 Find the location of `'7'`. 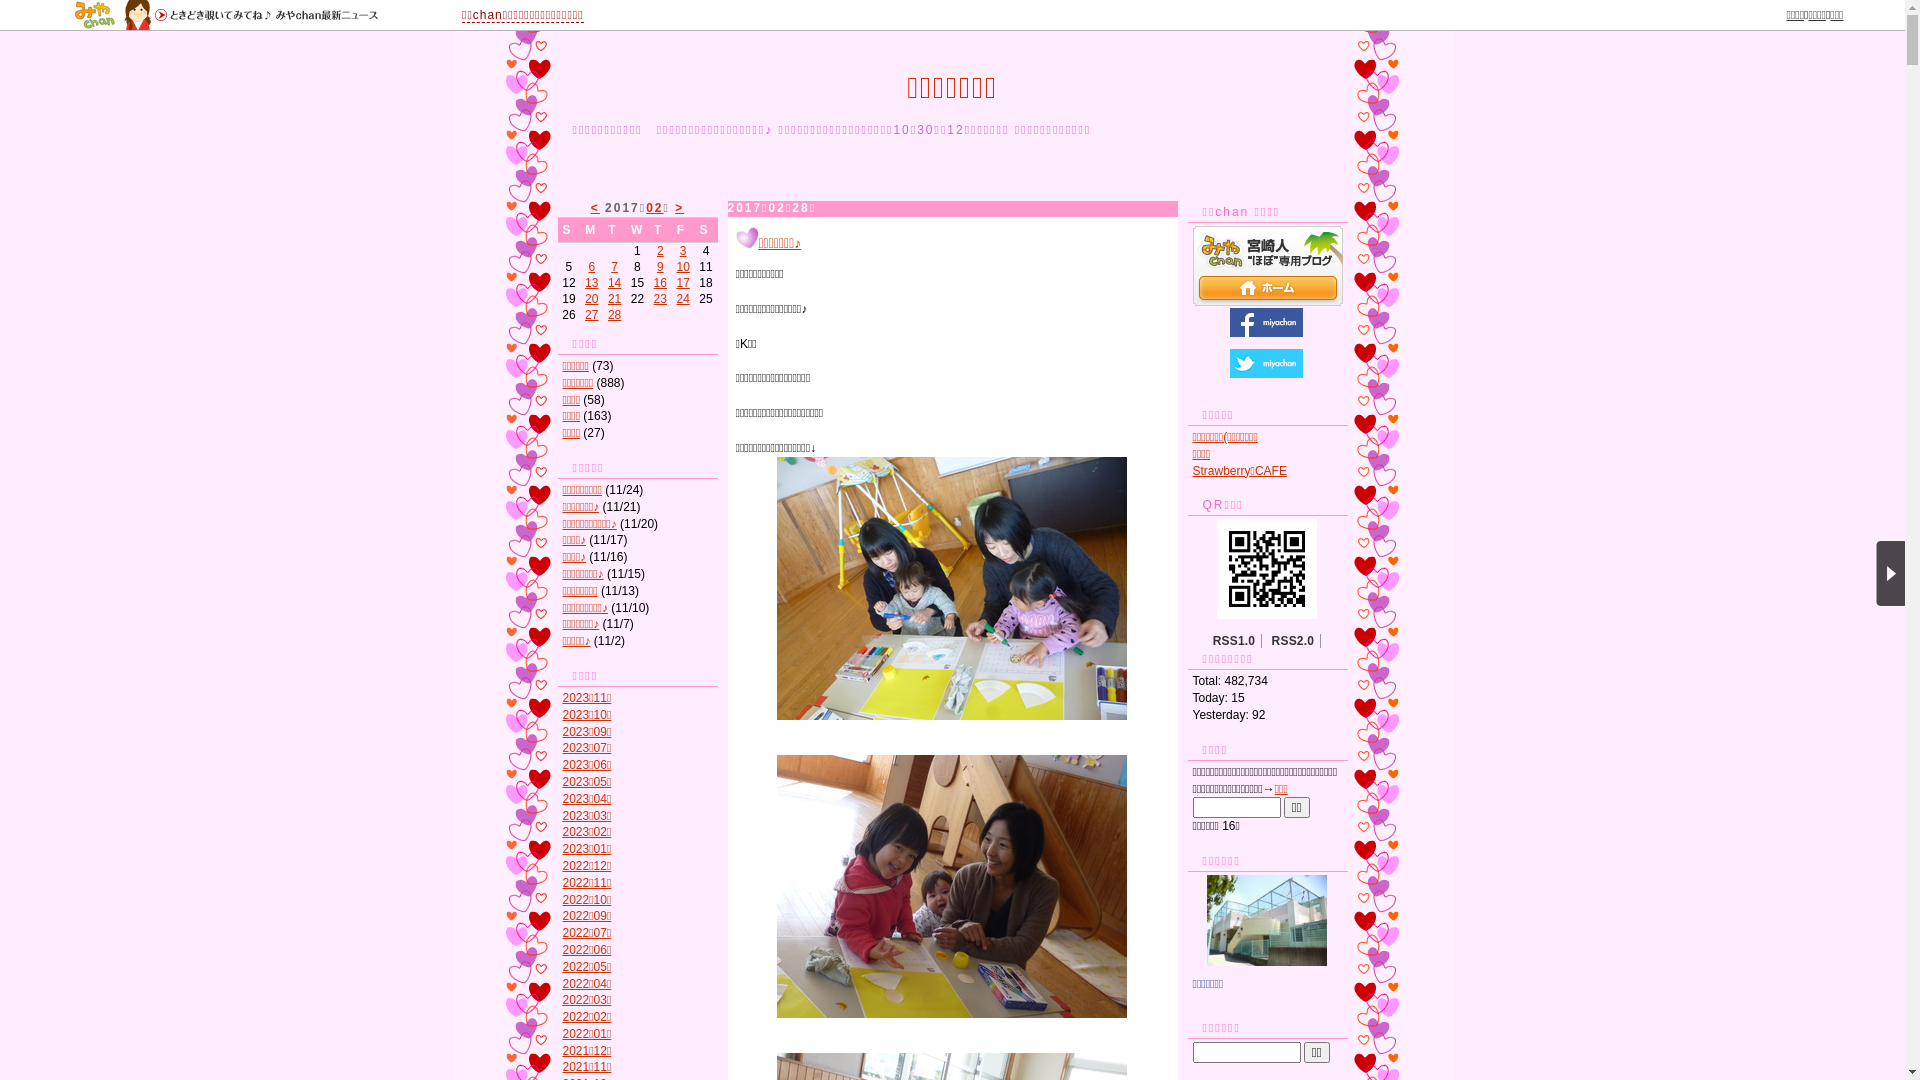

'7' is located at coordinates (613, 265).